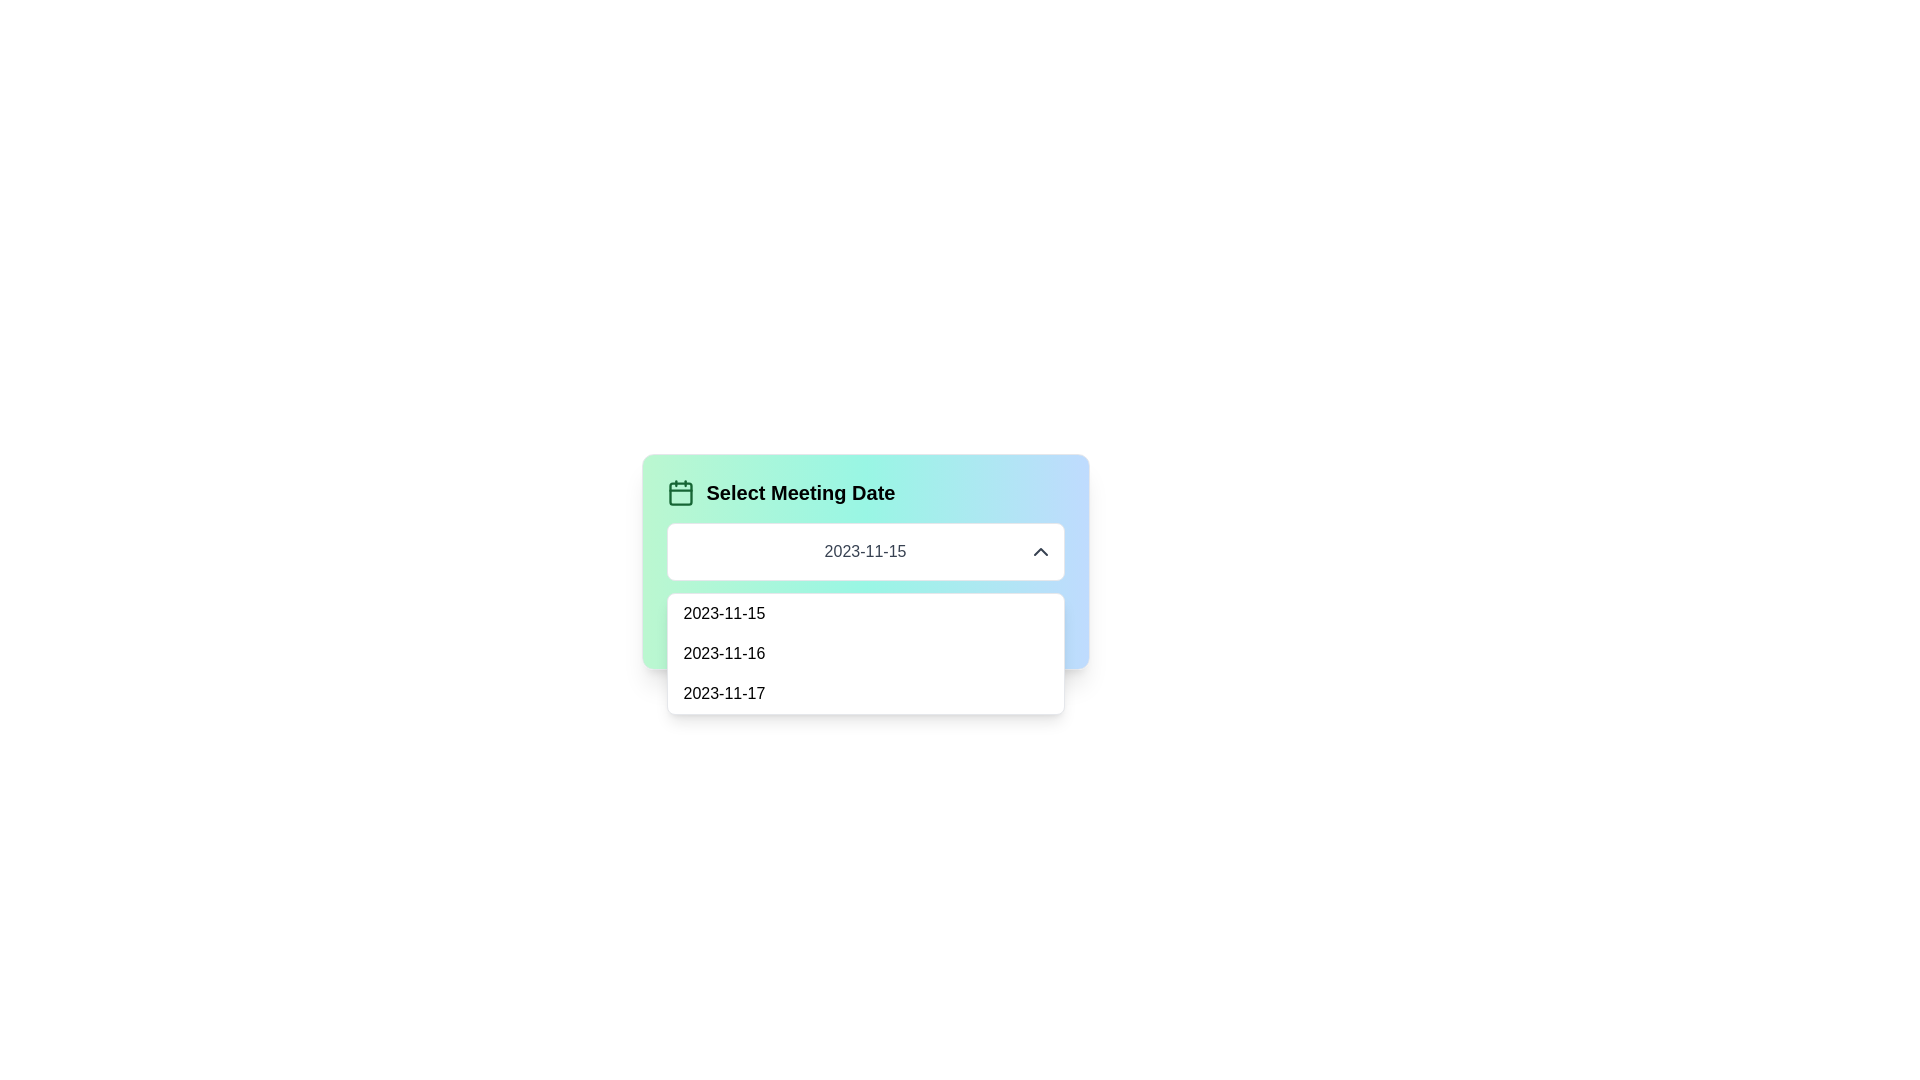 The height and width of the screenshot is (1080, 1920). I want to click on the dropdown menu, so click(865, 562).